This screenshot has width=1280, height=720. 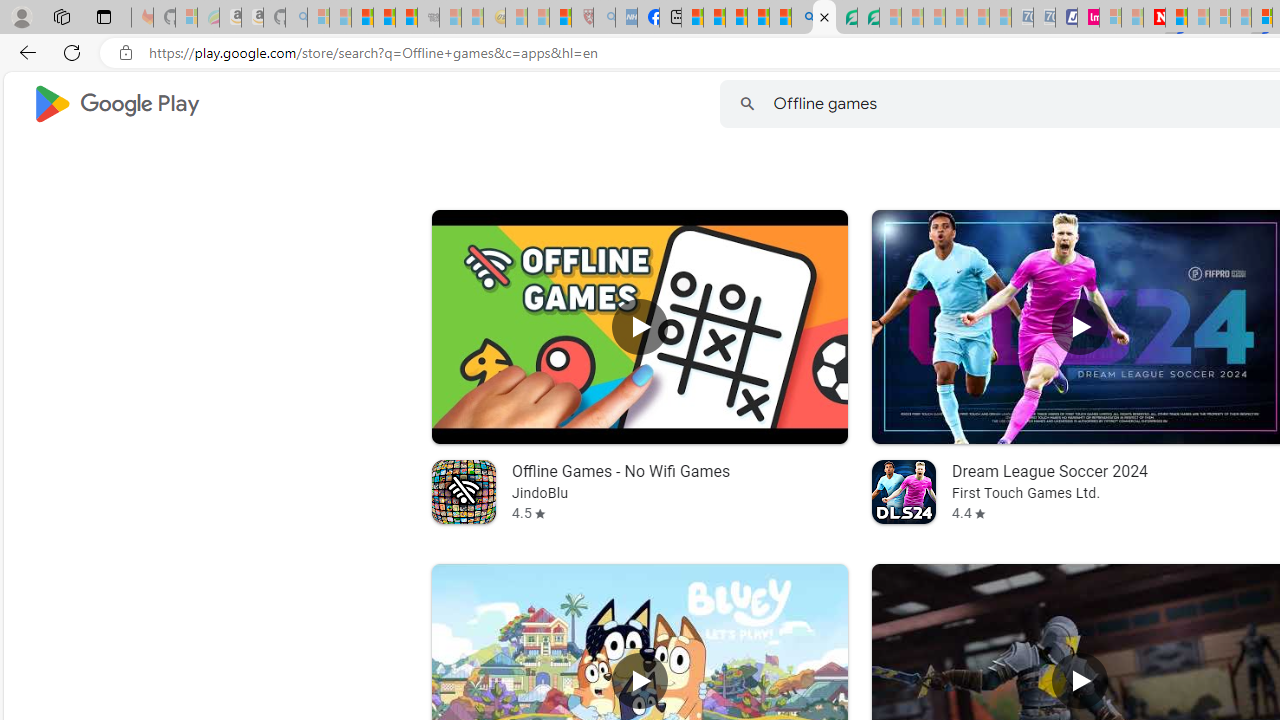 What do you see at coordinates (21, 16) in the screenshot?
I see `'Personal Profile'` at bounding box center [21, 16].